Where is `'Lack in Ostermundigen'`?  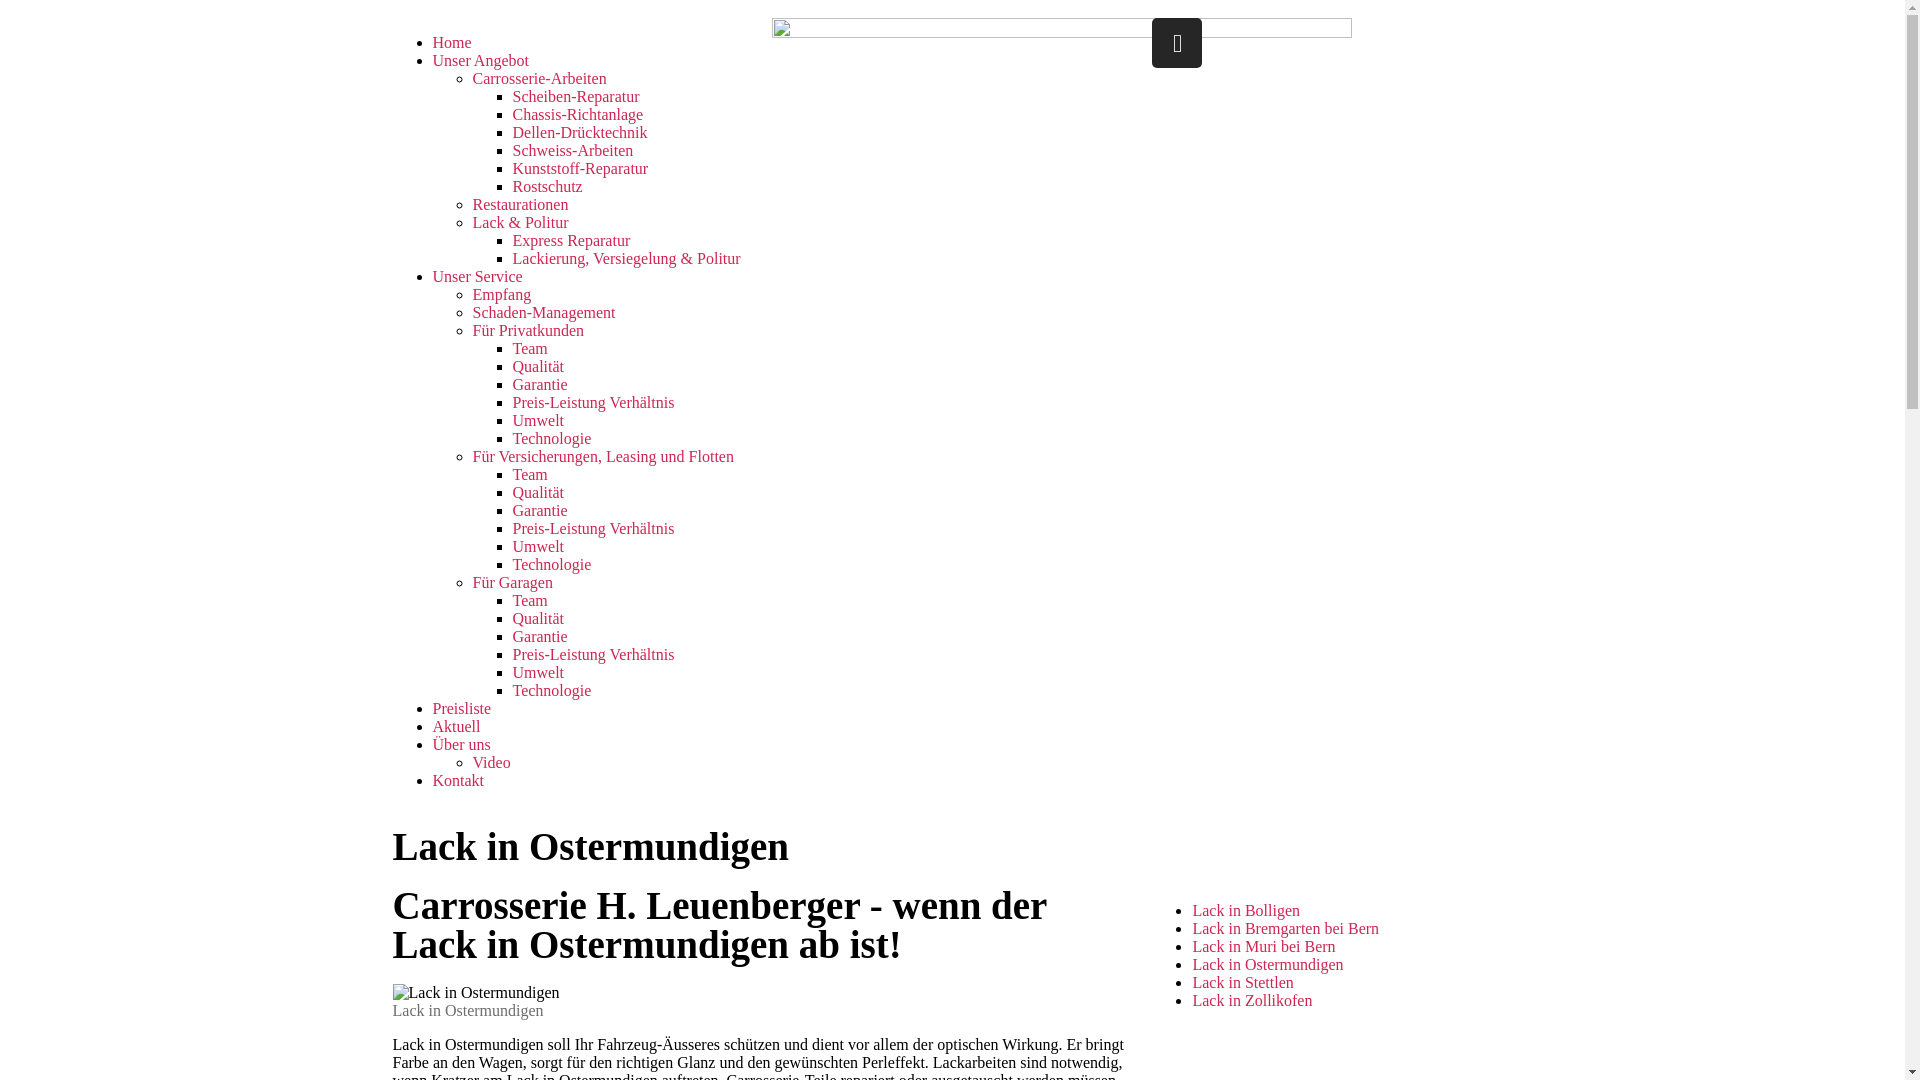 'Lack in Ostermundigen' is located at coordinates (1266, 963).